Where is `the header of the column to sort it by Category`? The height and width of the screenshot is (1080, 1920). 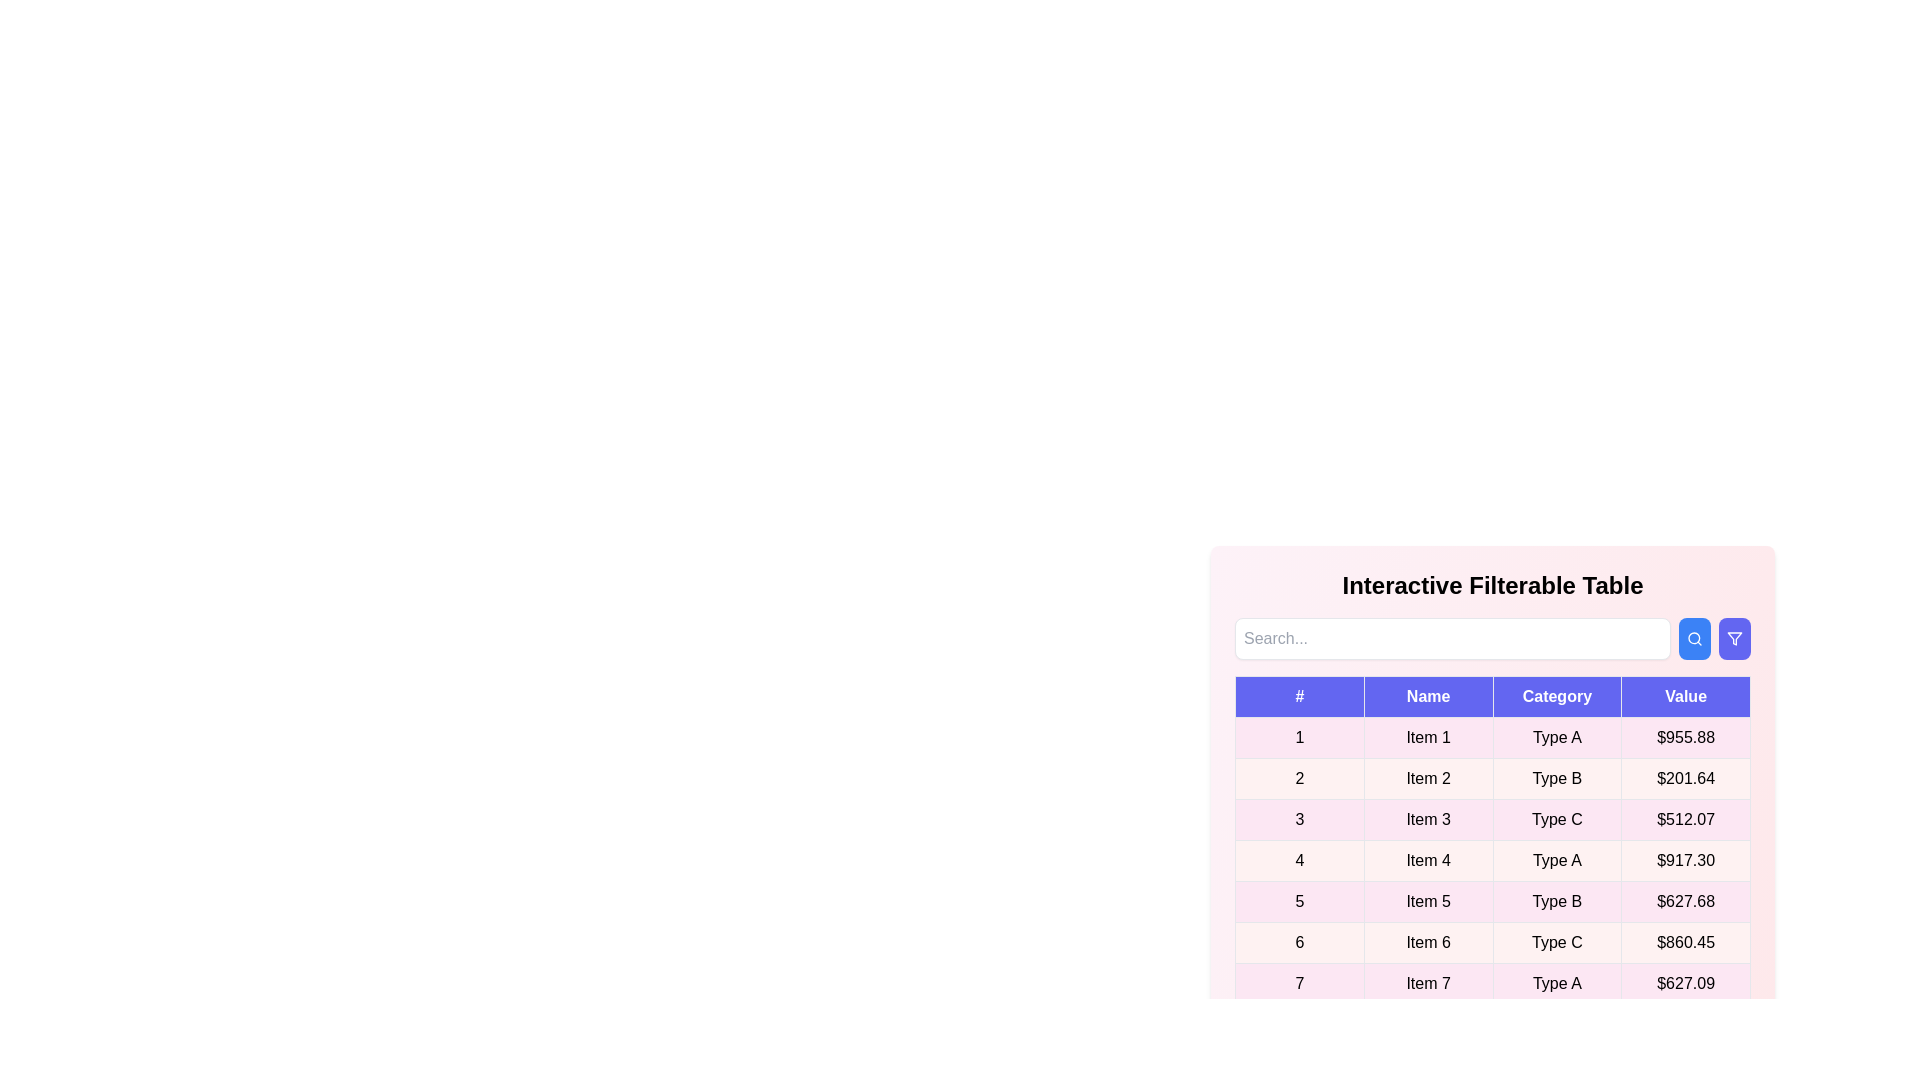
the header of the column to sort it by Category is located at coordinates (1555, 696).